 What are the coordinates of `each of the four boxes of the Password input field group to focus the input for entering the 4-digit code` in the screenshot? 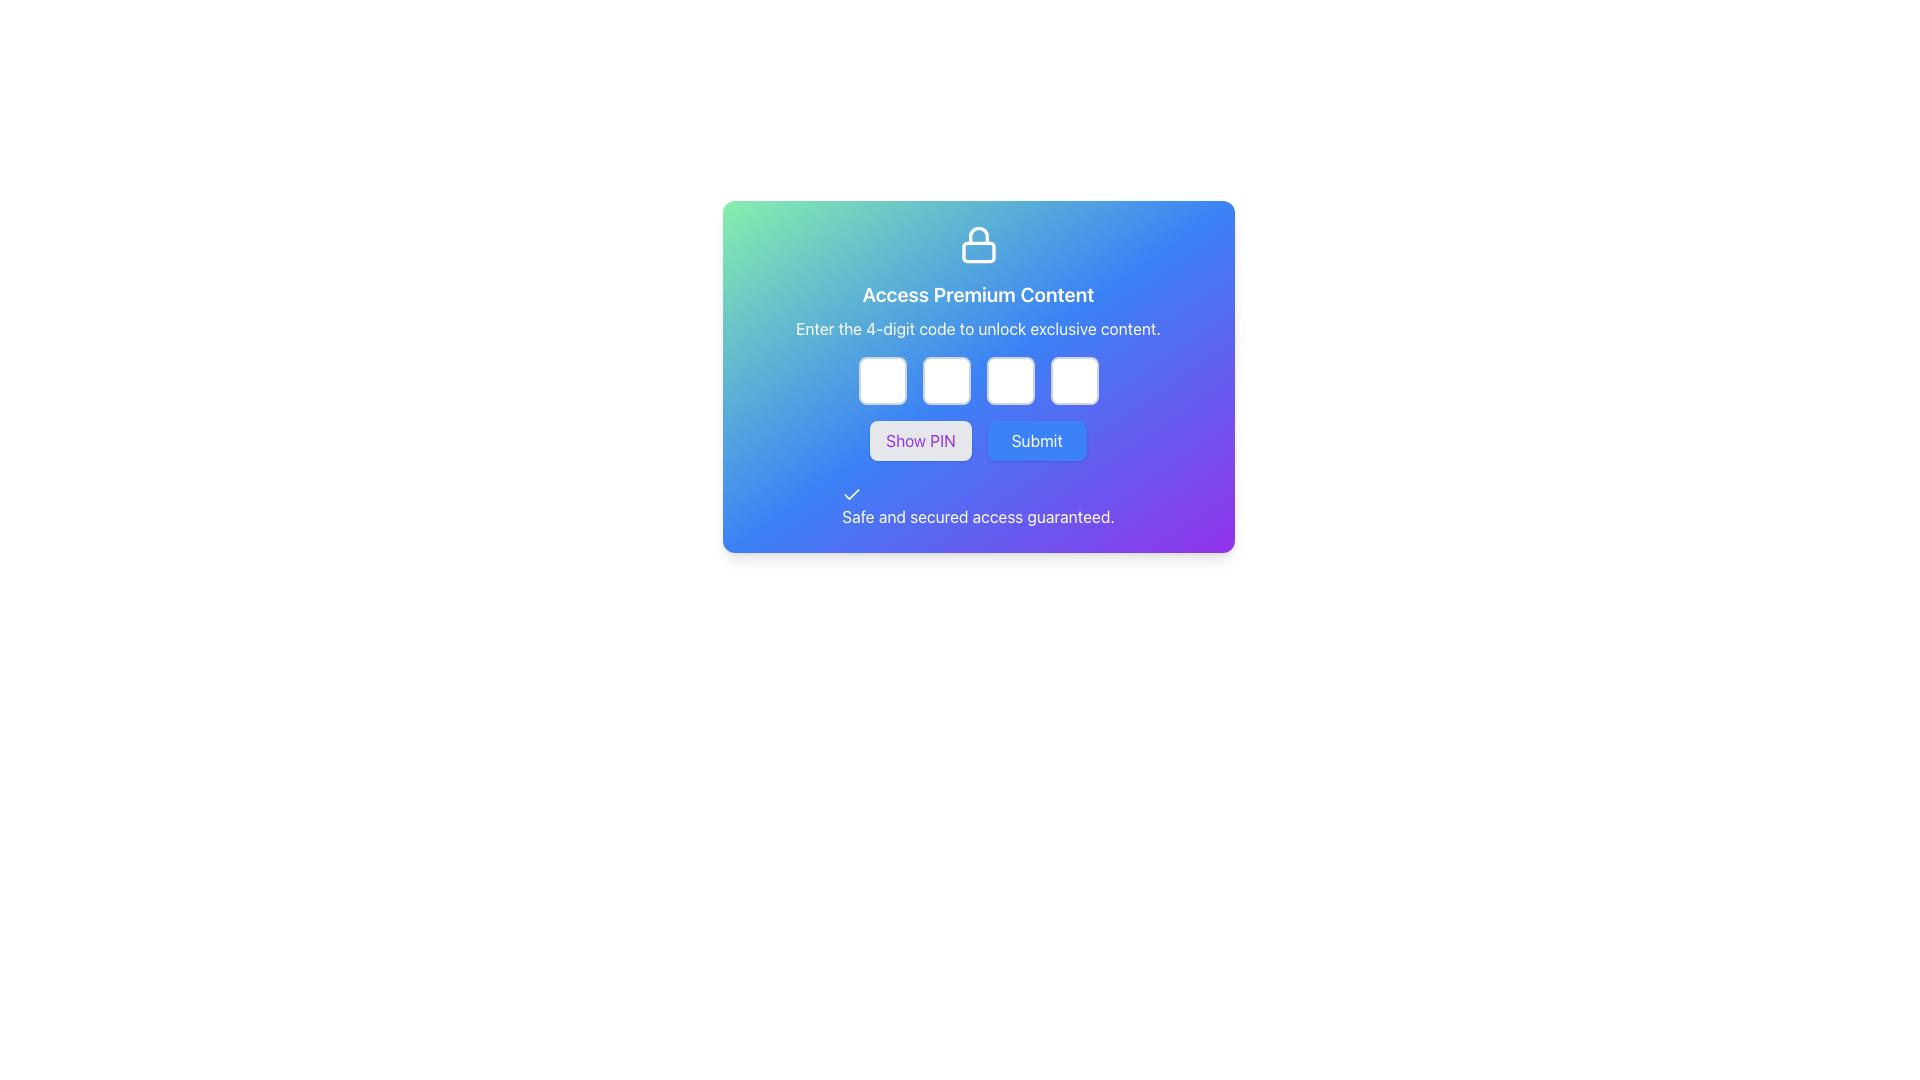 It's located at (978, 381).